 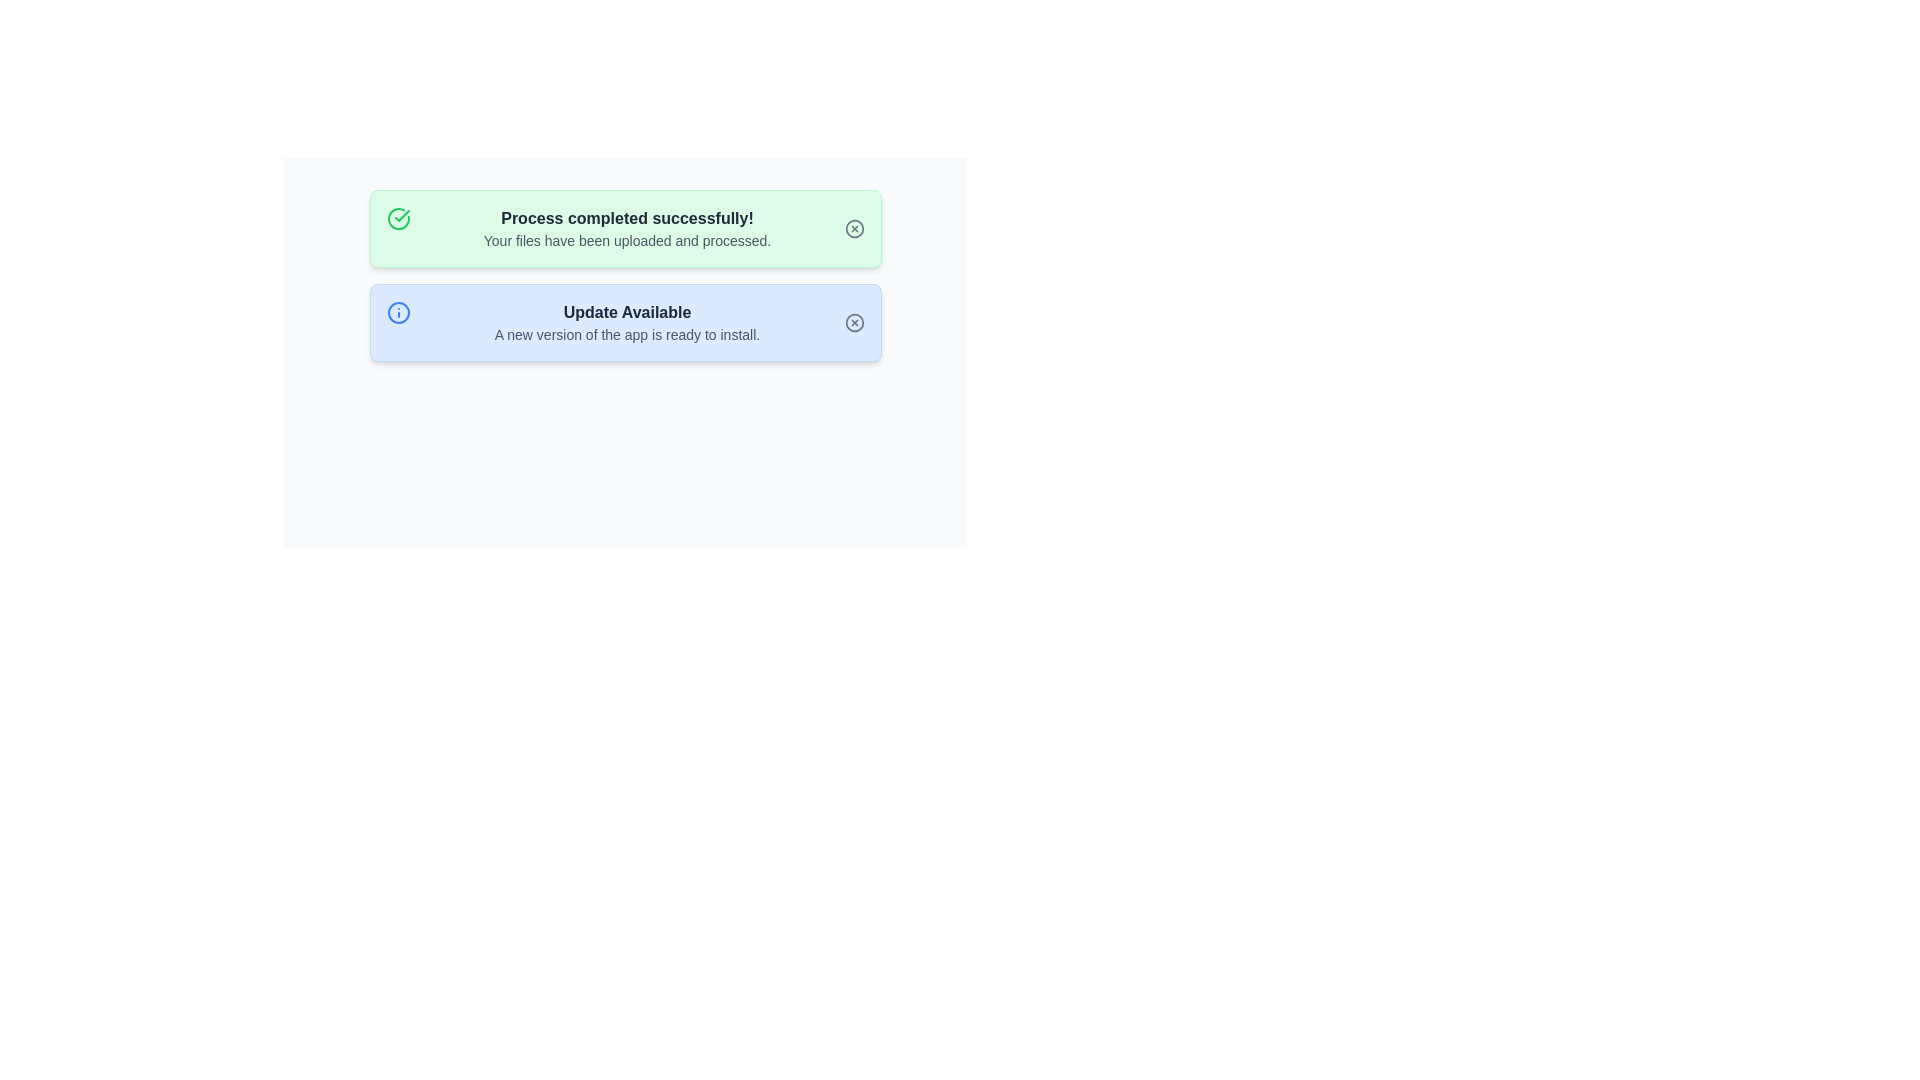 What do you see at coordinates (626, 334) in the screenshot?
I see `the static text that informs the user about the availability of a new app version for installation, located below the heading 'Update Available'` at bounding box center [626, 334].